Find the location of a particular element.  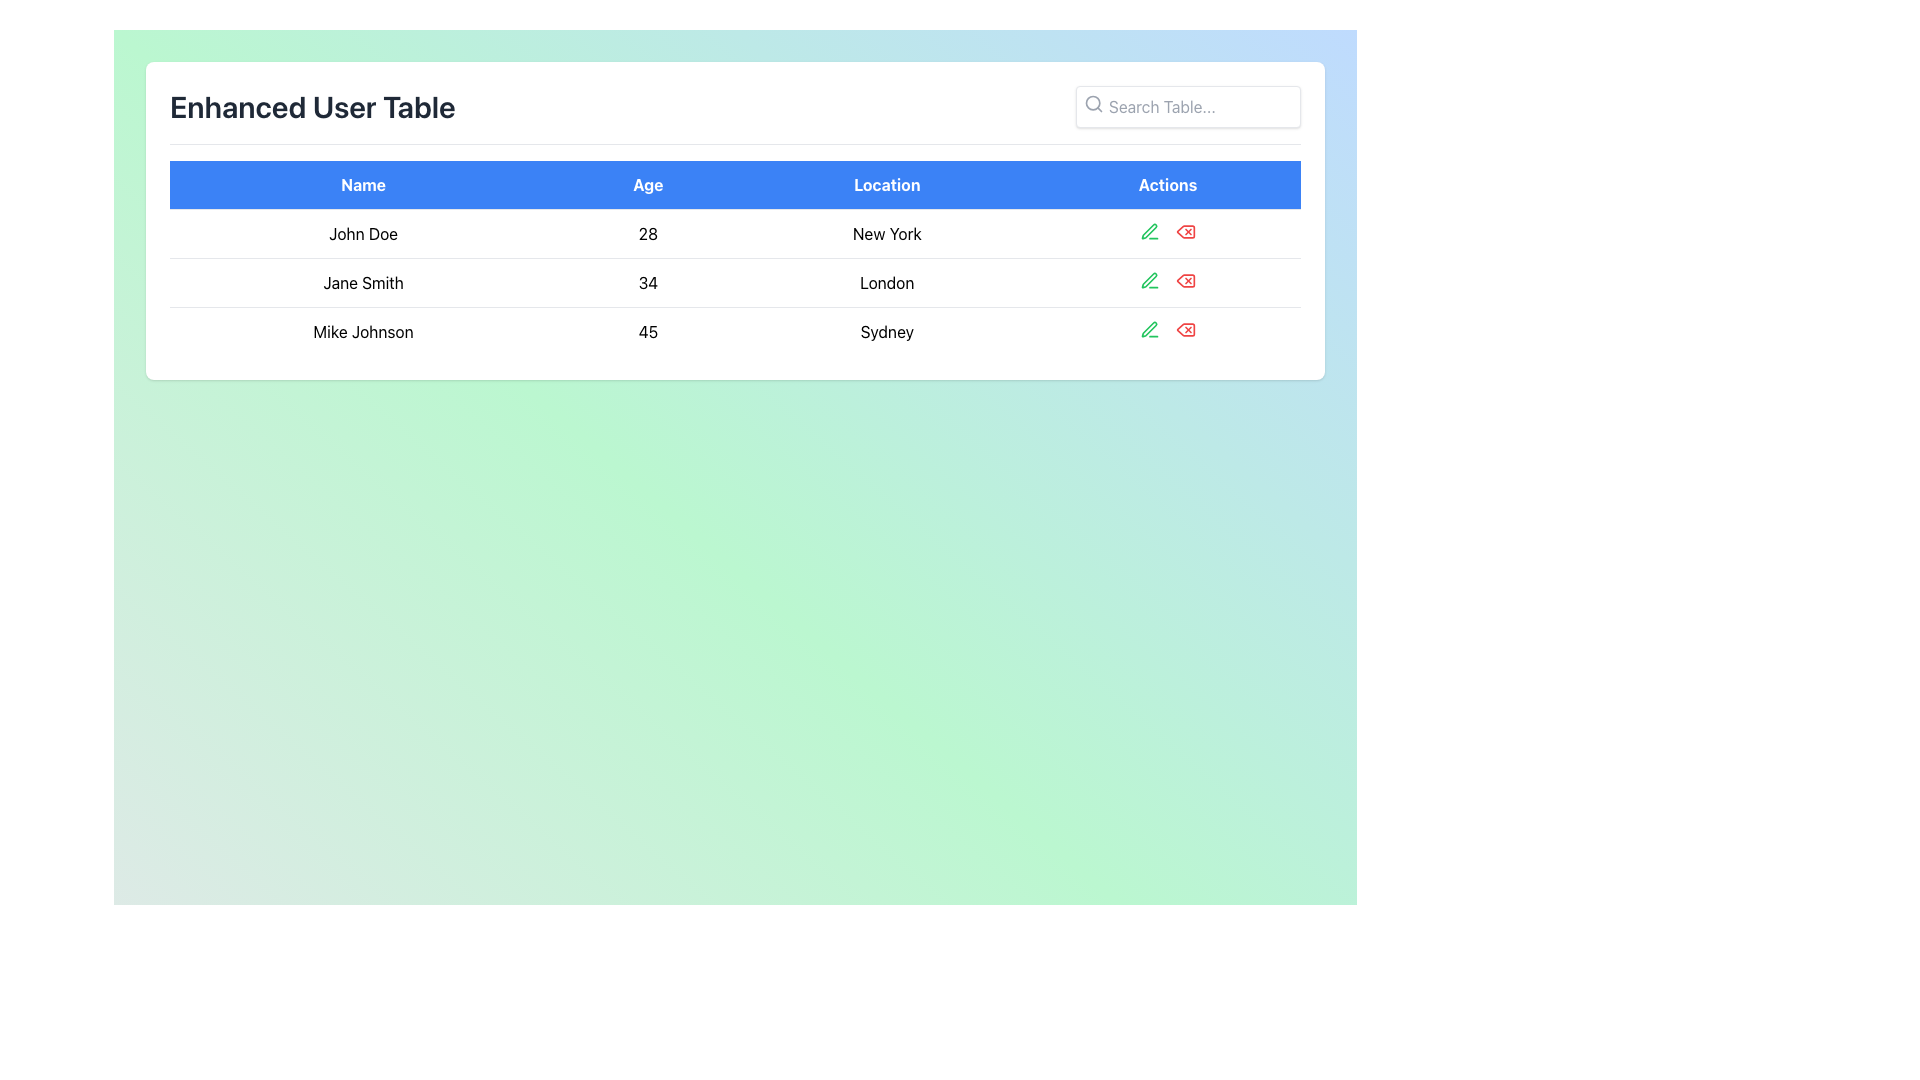

the 'Actions' column header in the table, which is the fourth column header located to the right of the 'Location' header is located at coordinates (1167, 185).